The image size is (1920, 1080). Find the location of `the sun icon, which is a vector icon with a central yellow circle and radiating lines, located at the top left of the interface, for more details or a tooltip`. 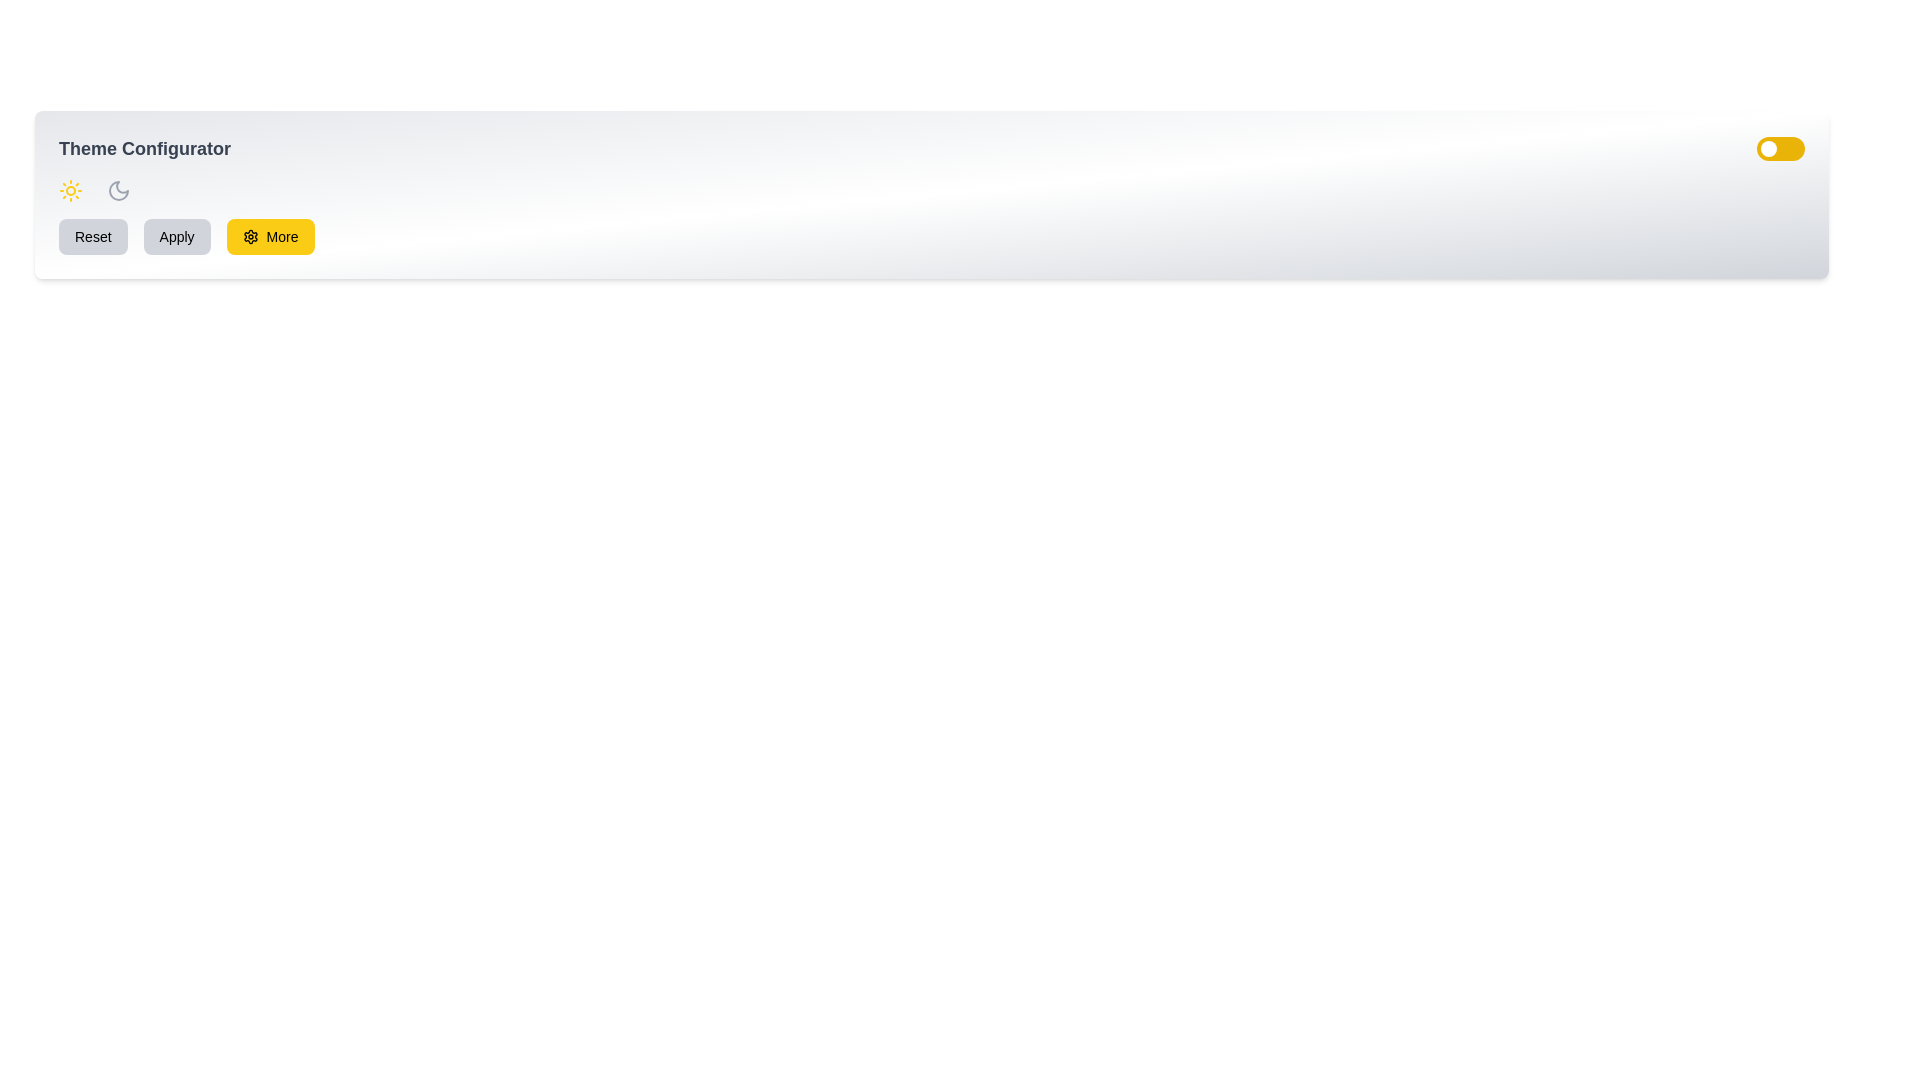

the sun icon, which is a vector icon with a central yellow circle and radiating lines, located at the top left of the interface, for more details or a tooltip is located at coordinates (71, 191).